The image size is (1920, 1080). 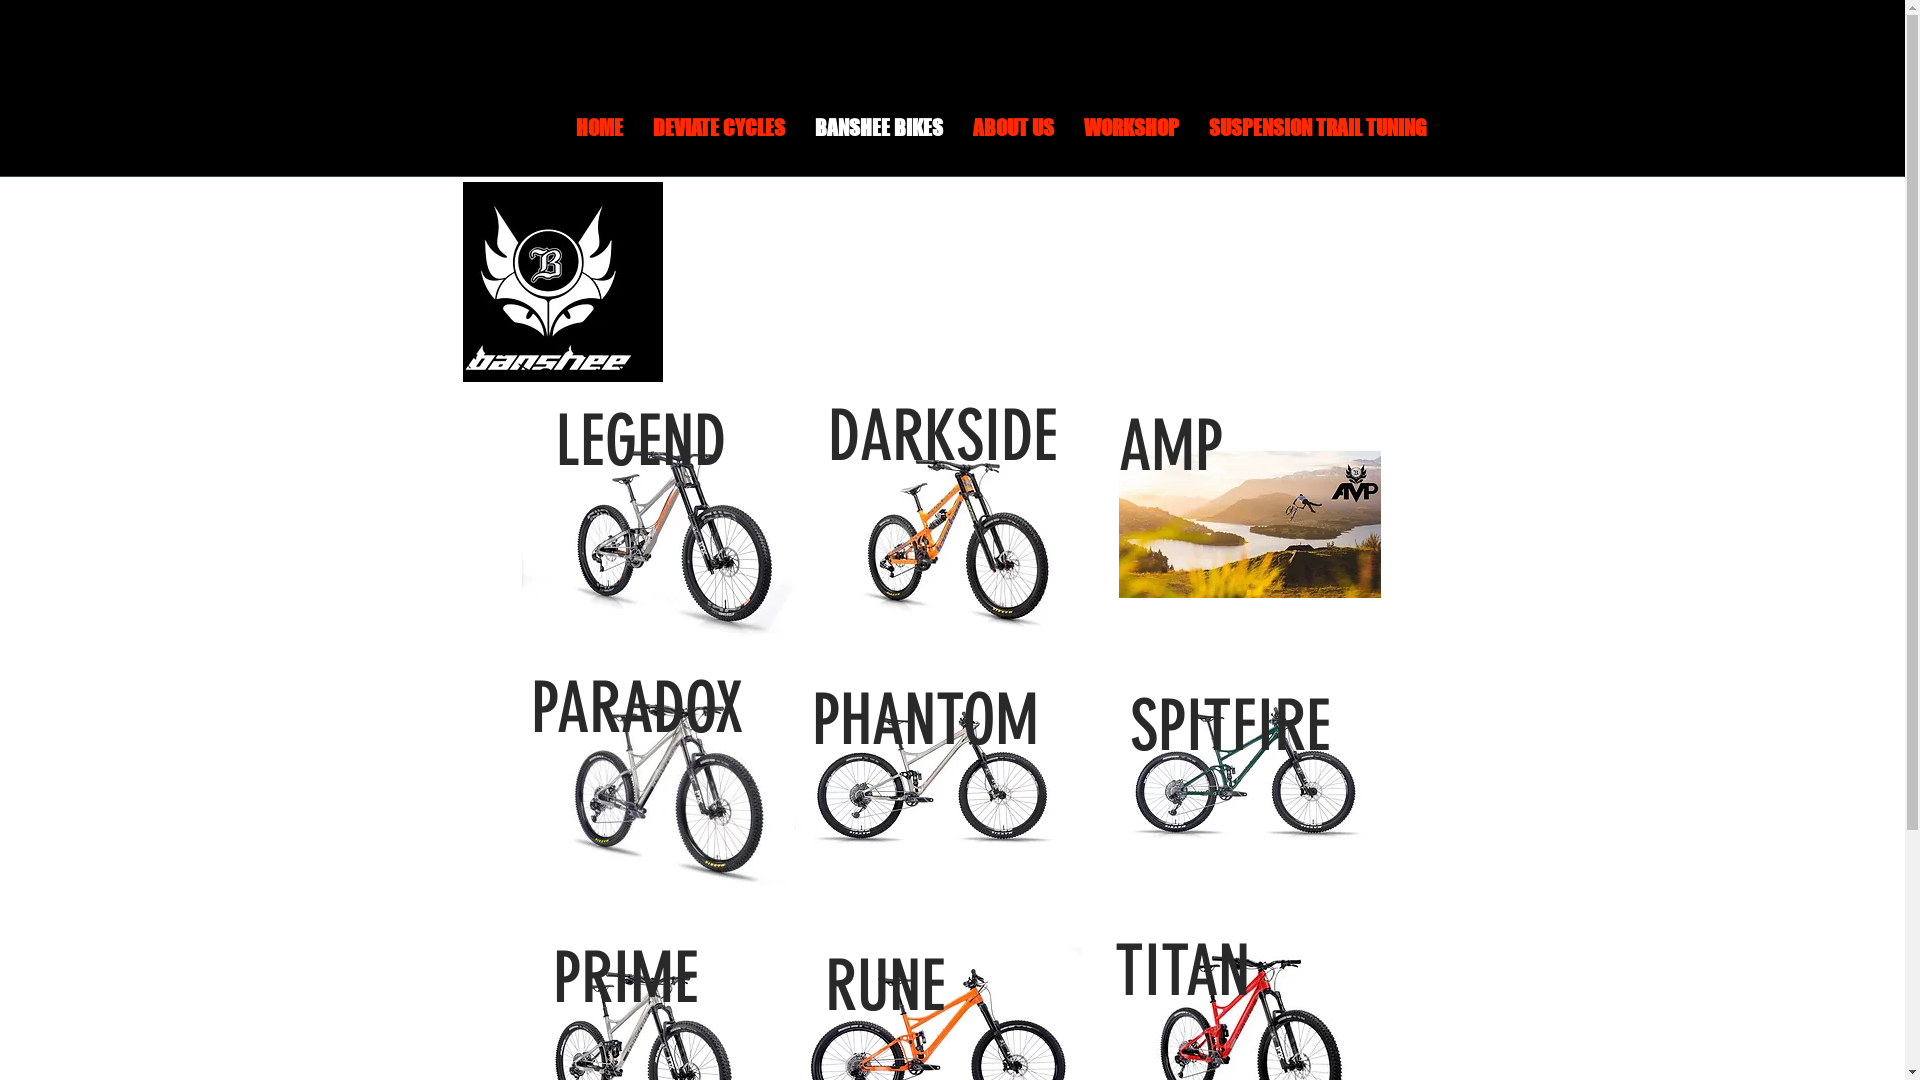 What do you see at coordinates (1130, 140) in the screenshot?
I see `'WORKSHOP'` at bounding box center [1130, 140].